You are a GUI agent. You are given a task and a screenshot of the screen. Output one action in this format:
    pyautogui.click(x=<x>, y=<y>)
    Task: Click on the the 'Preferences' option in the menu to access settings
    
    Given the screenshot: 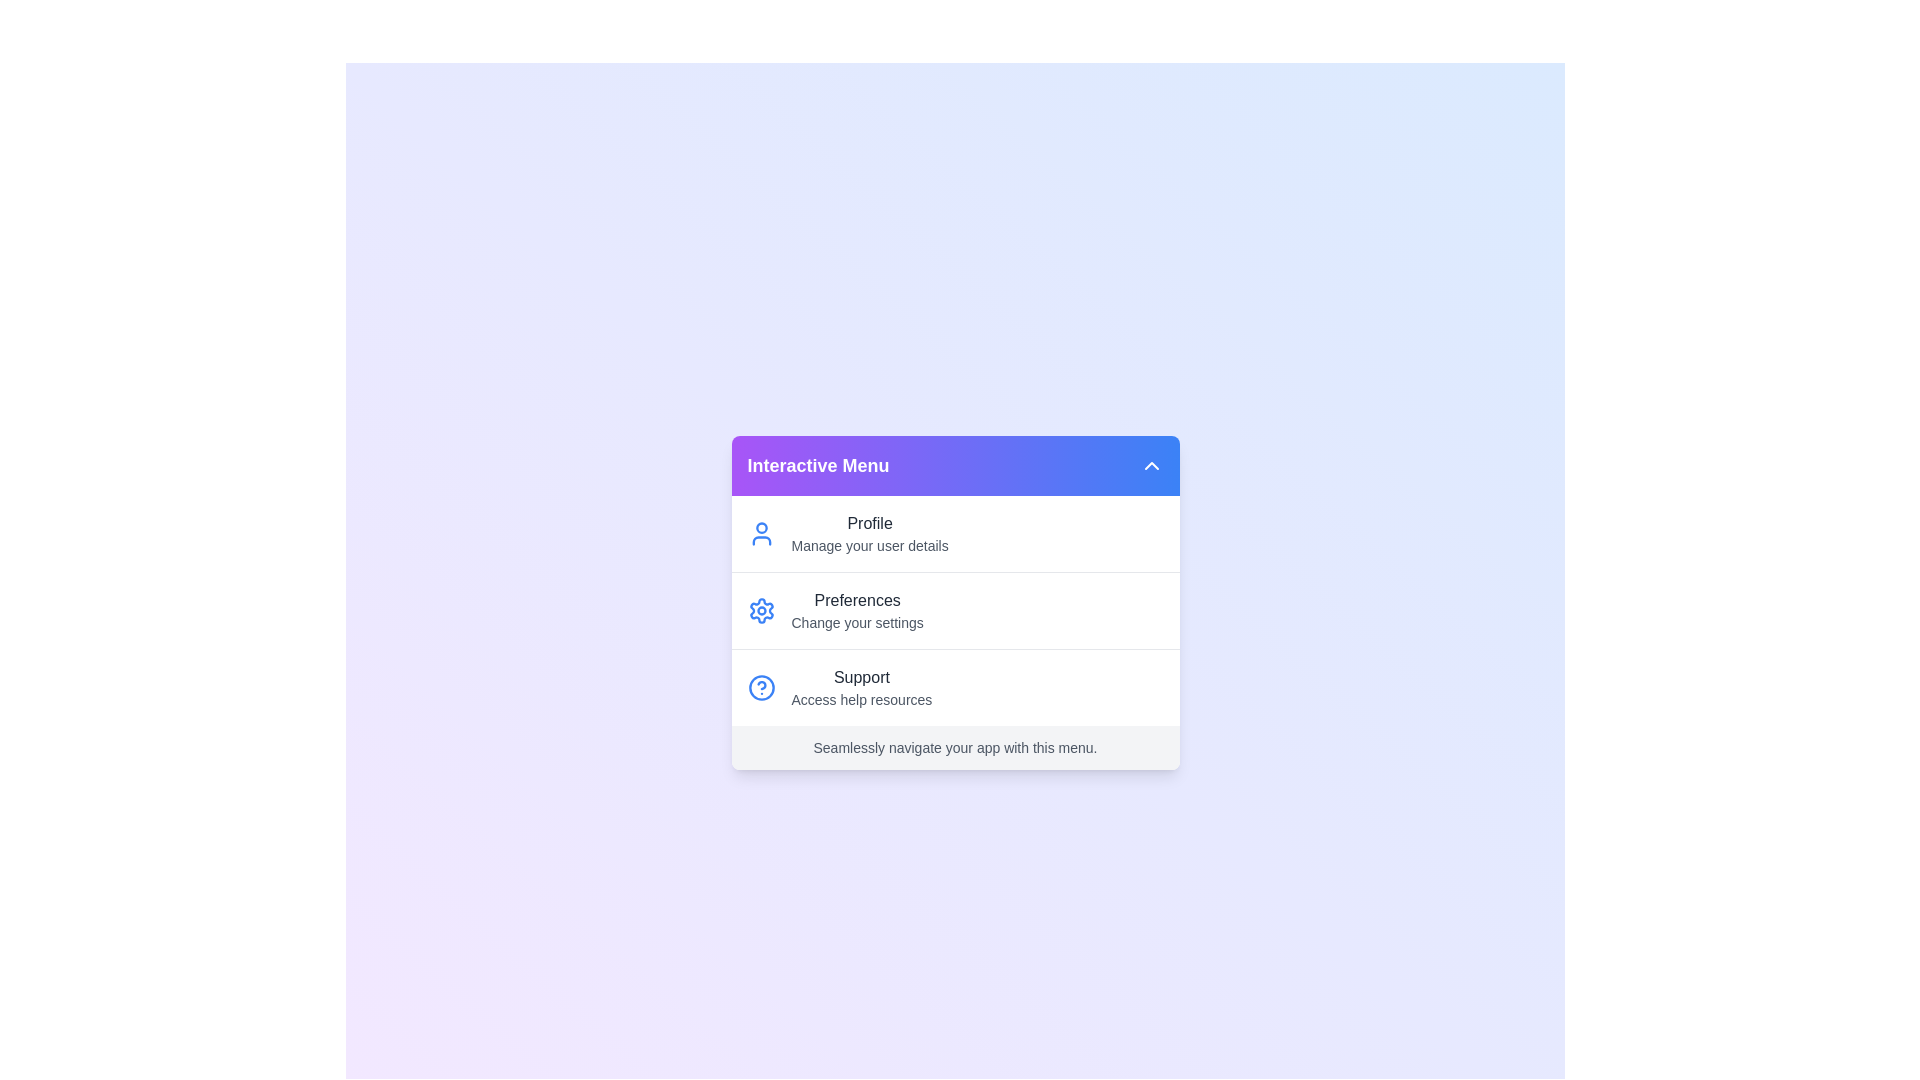 What is the action you would take?
    pyautogui.click(x=760, y=609)
    